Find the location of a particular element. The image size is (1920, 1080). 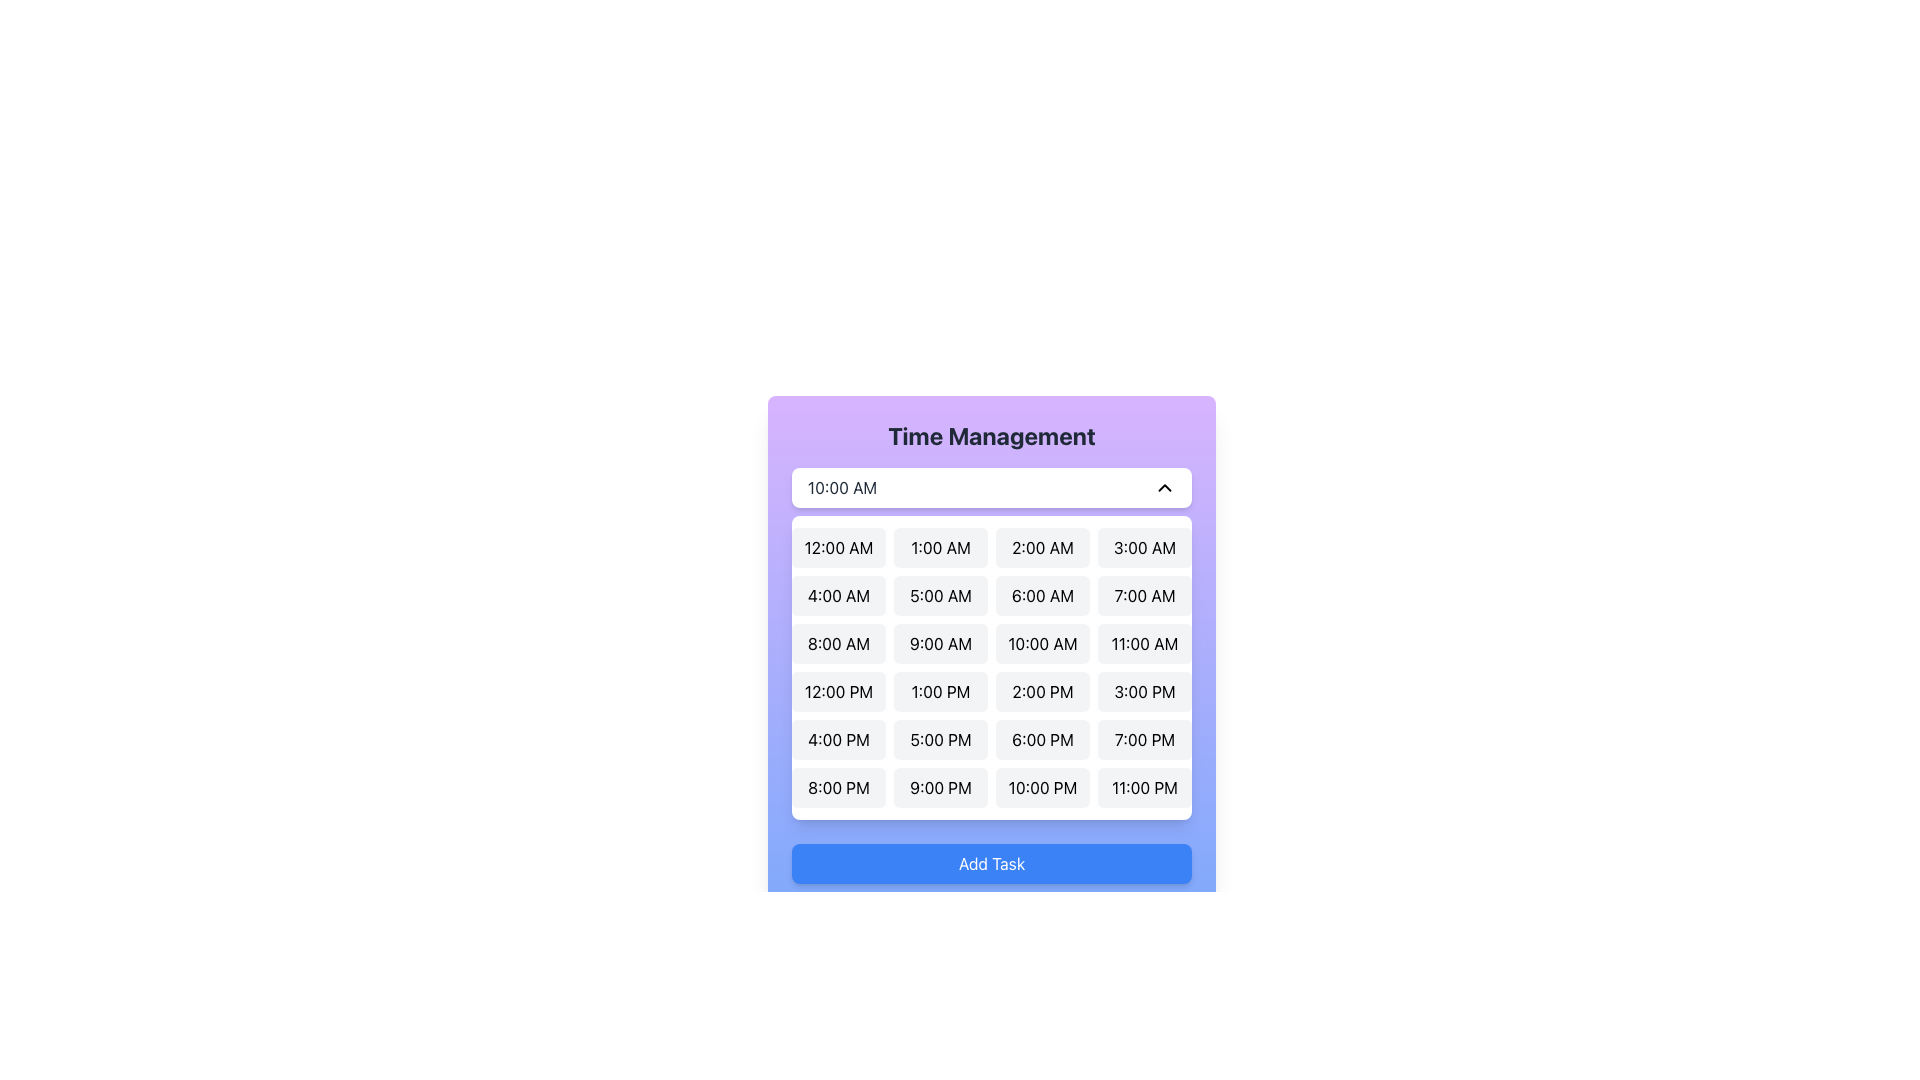

the button labeled '7:00 PM' in the time management interface using keyboard navigation is located at coordinates (1145, 740).